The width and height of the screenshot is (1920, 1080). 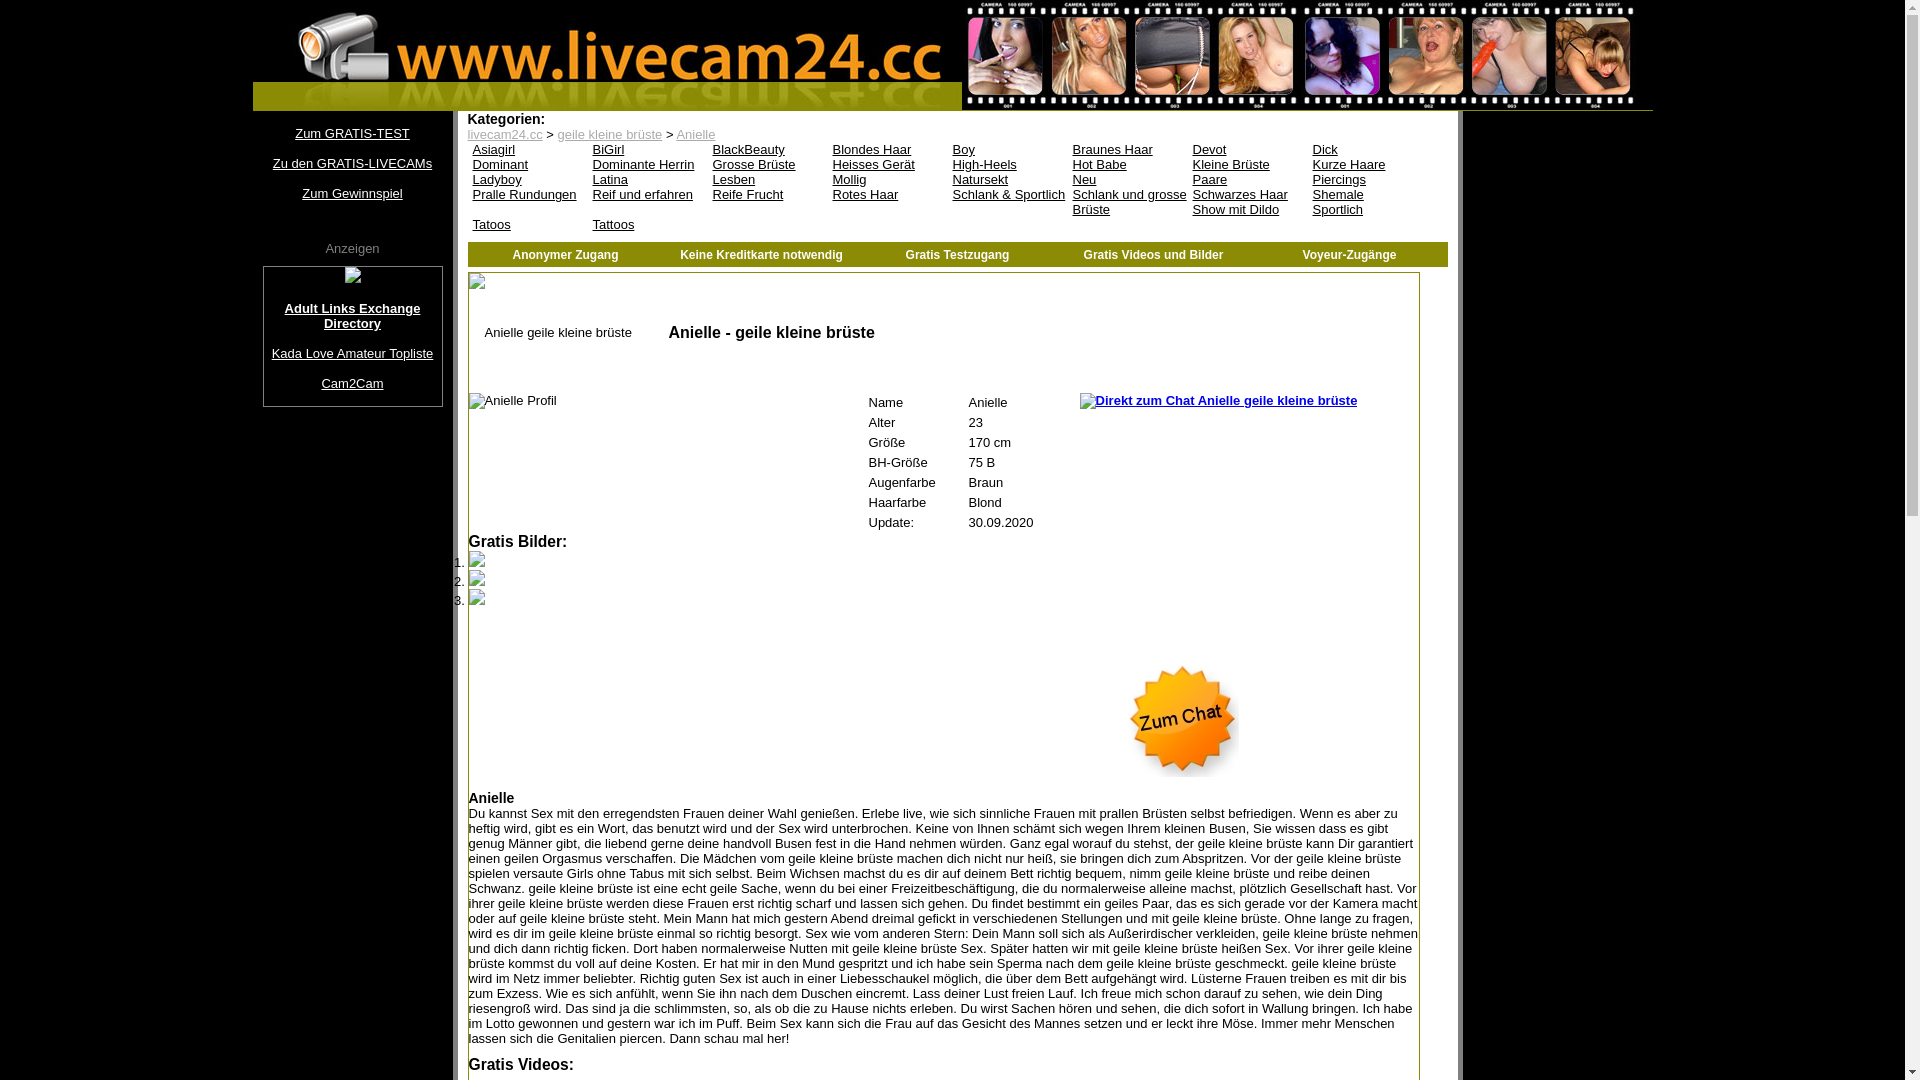 I want to click on 'Reif und erfahren', so click(x=648, y=194).